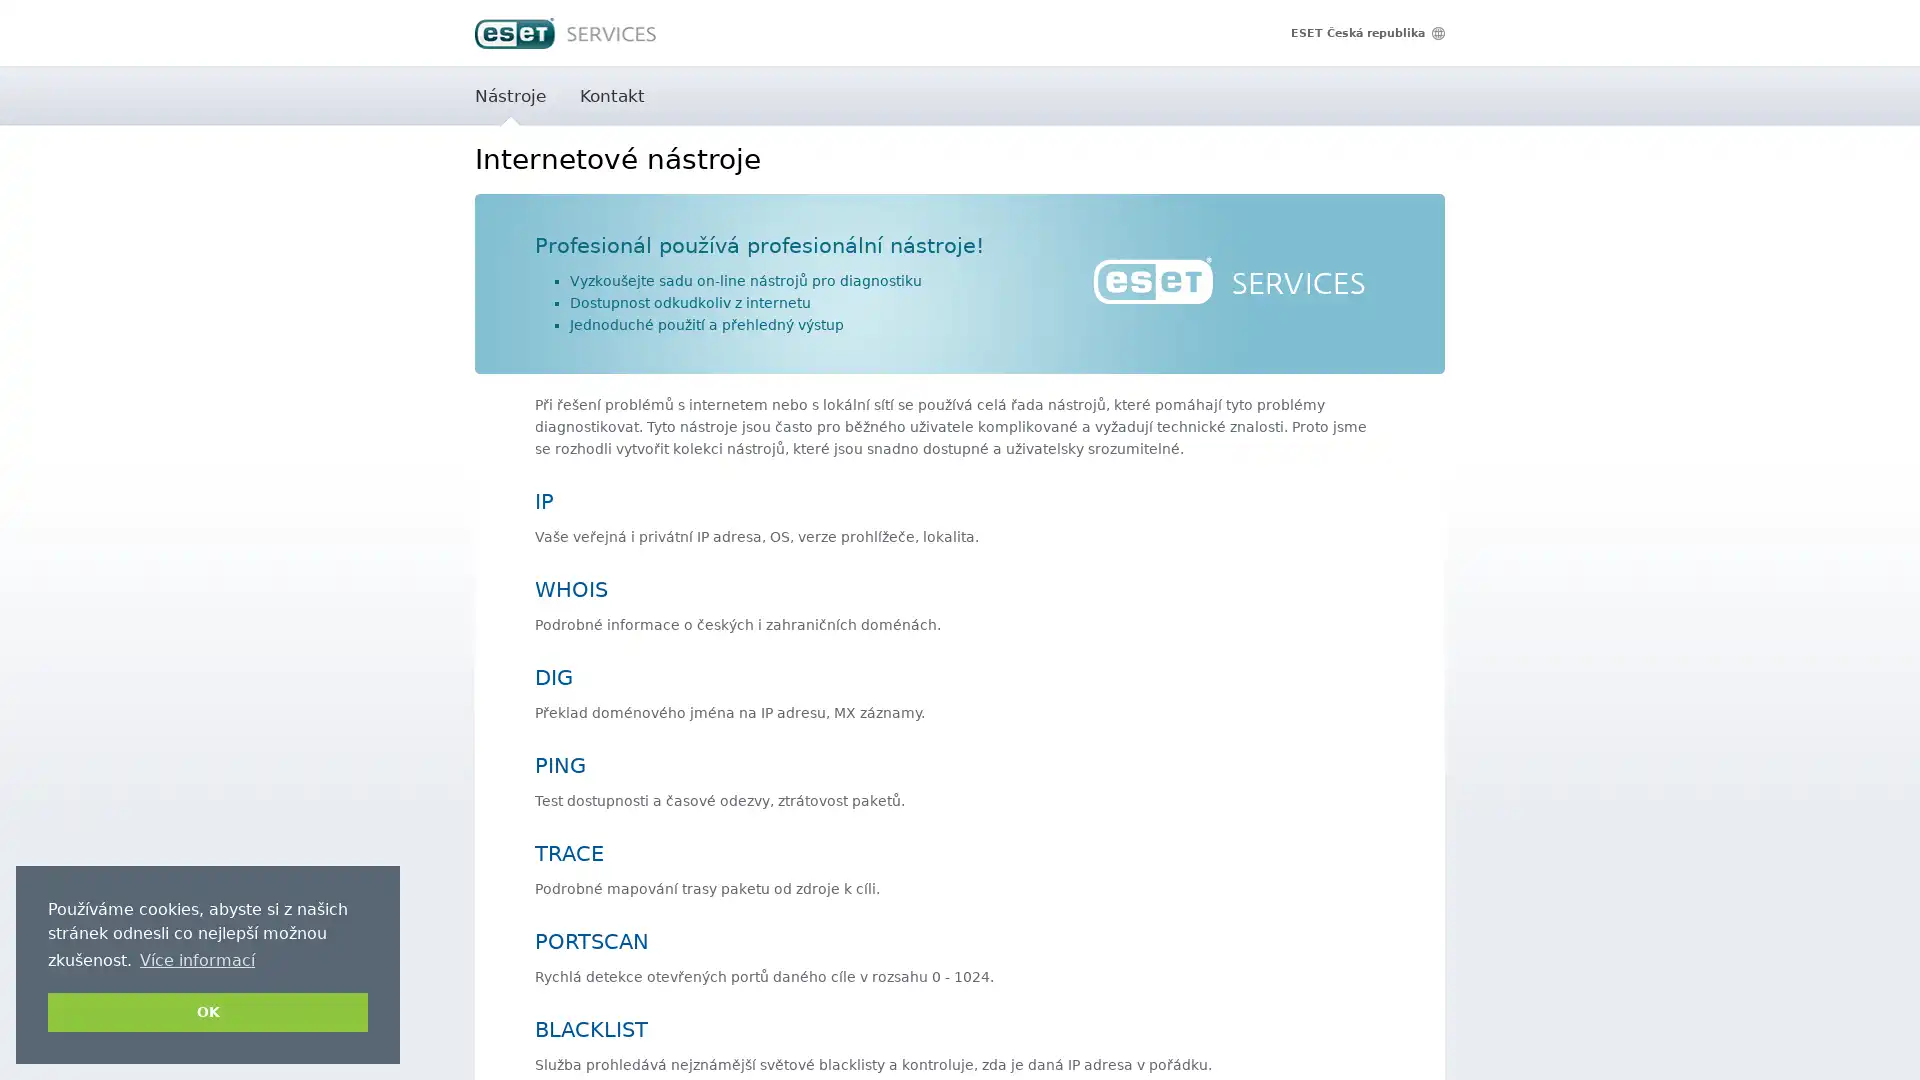  I want to click on dismiss cookie message, so click(207, 1011).